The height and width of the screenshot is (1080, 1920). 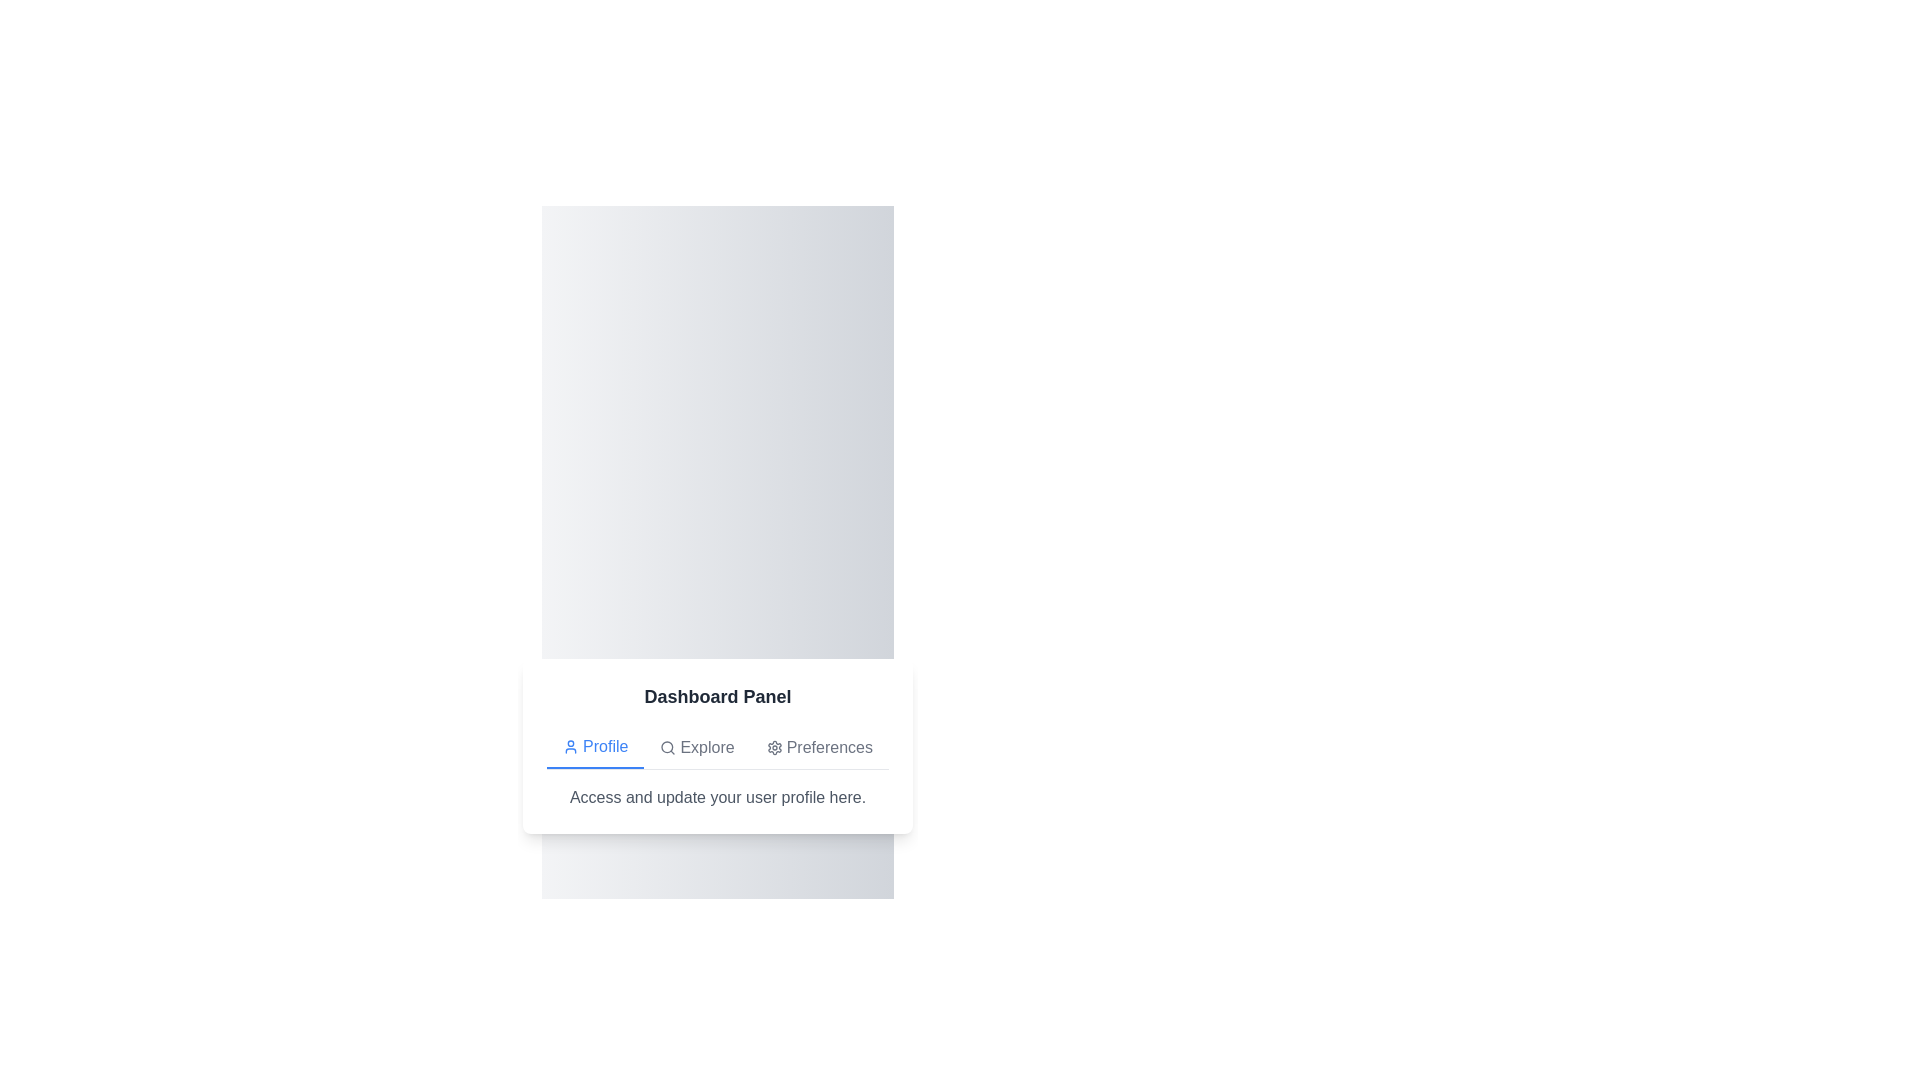 I want to click on the button located in the center of the top navigation menu, adjacent to the 'Profile' and 'Preferences' tabs, so click(x=697, y=747).